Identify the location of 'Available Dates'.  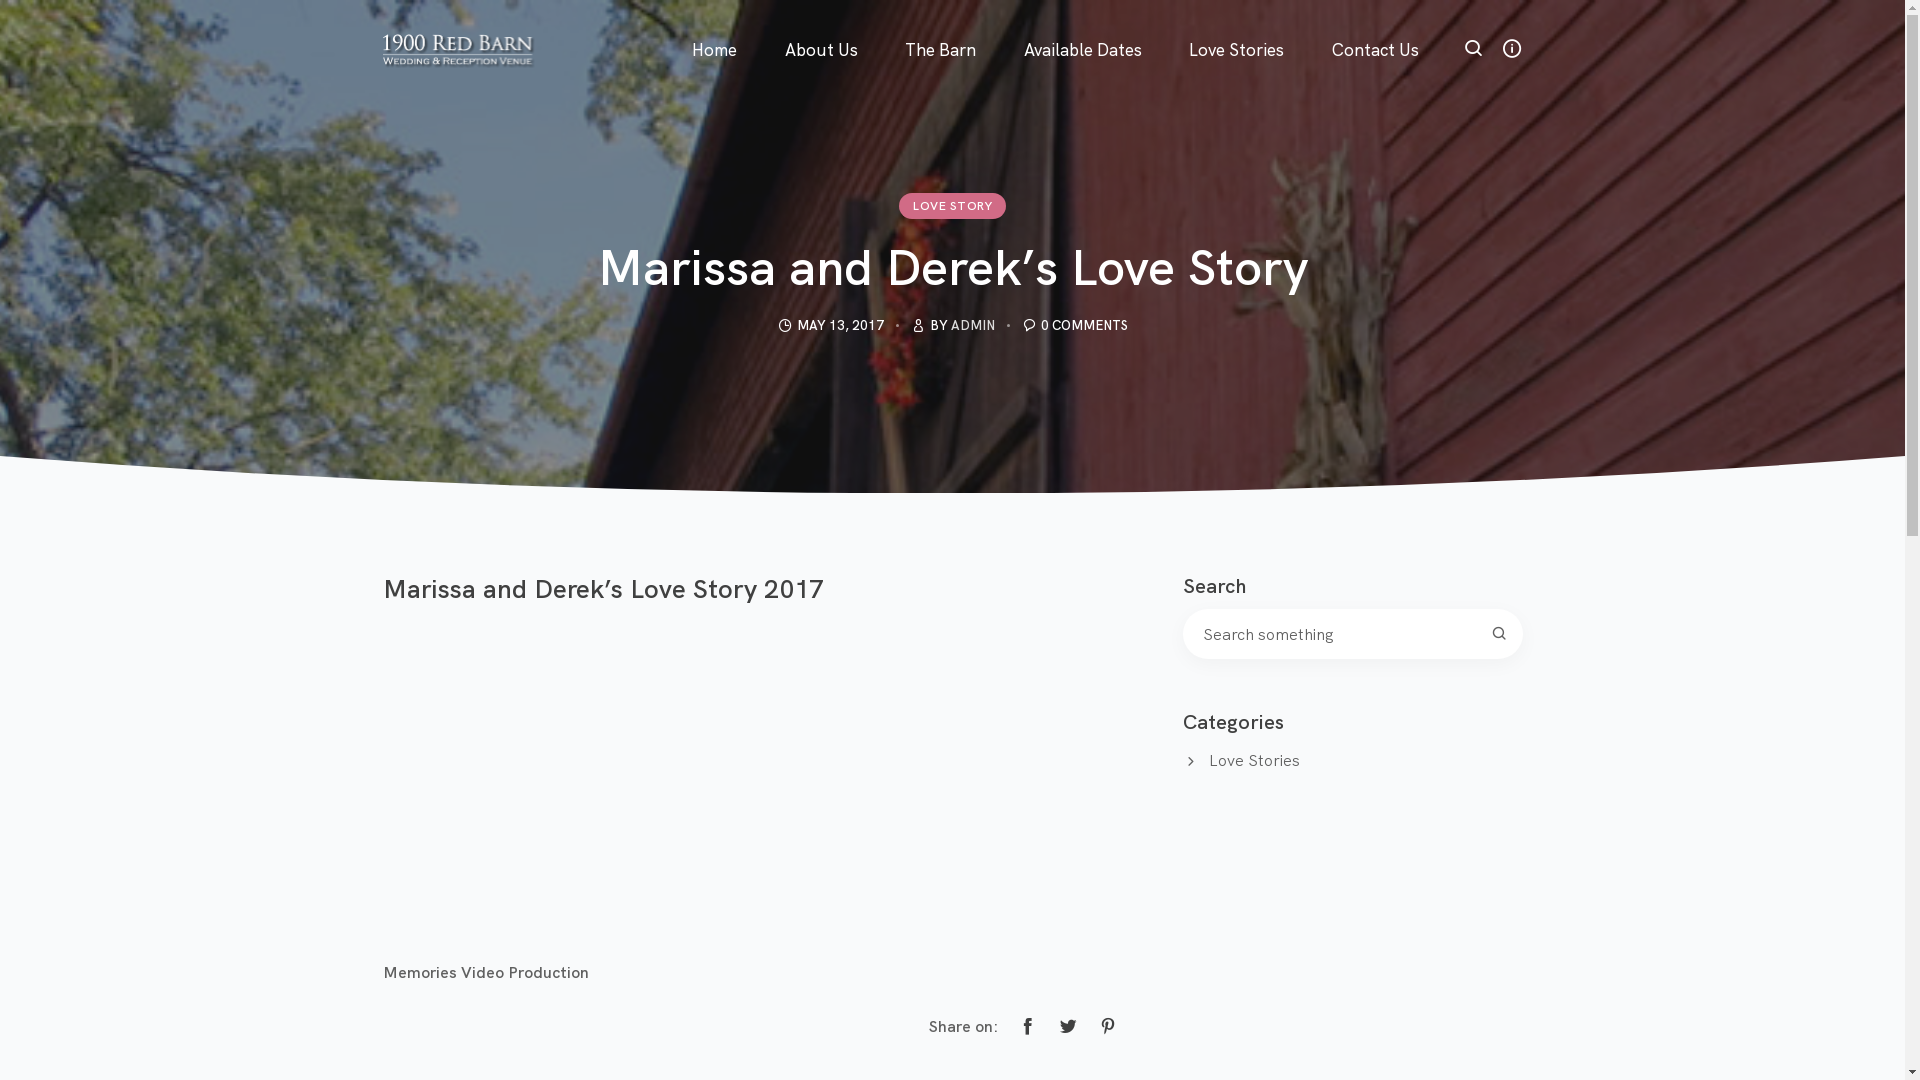
(1082, 24).